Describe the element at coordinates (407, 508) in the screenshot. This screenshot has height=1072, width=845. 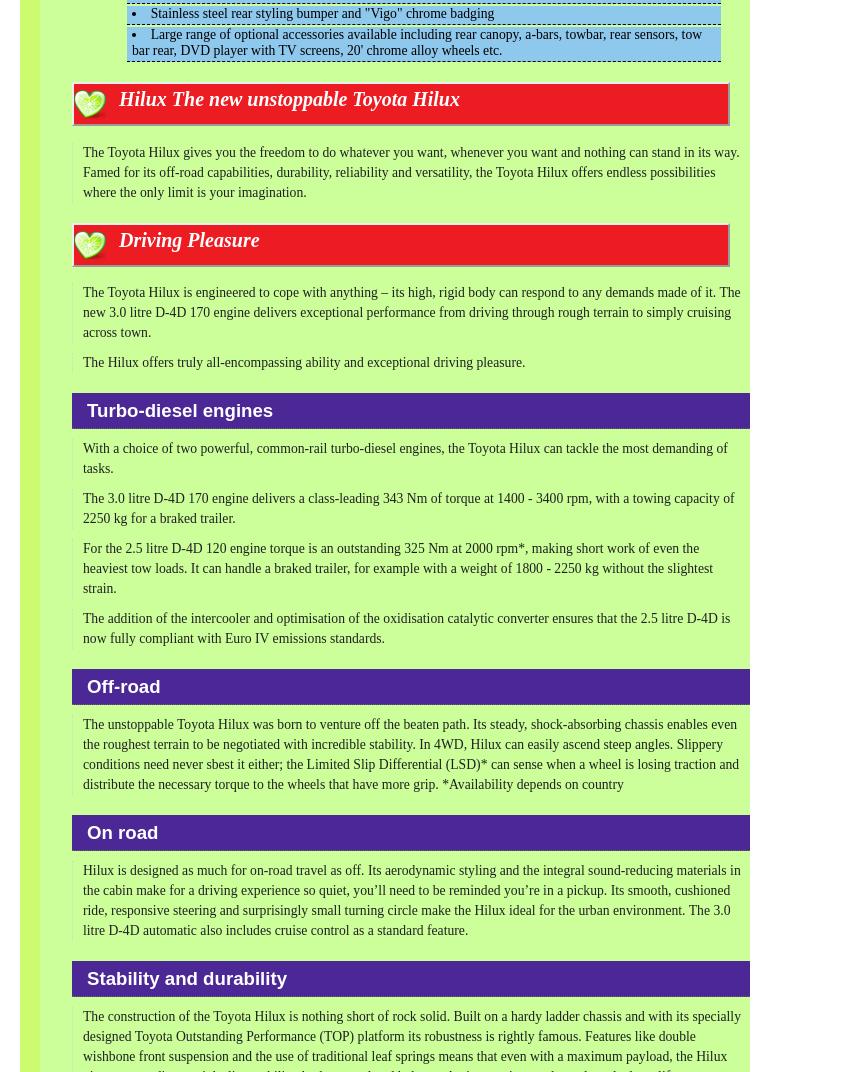
I see `'The 3.0 litre D-4D 170 engine delivers a class-leading 
					343 Nm of torque at 1400 - 3400 rpm, with a towing capacity 
					of 2250 kg for a braked trailer.'` at that location.